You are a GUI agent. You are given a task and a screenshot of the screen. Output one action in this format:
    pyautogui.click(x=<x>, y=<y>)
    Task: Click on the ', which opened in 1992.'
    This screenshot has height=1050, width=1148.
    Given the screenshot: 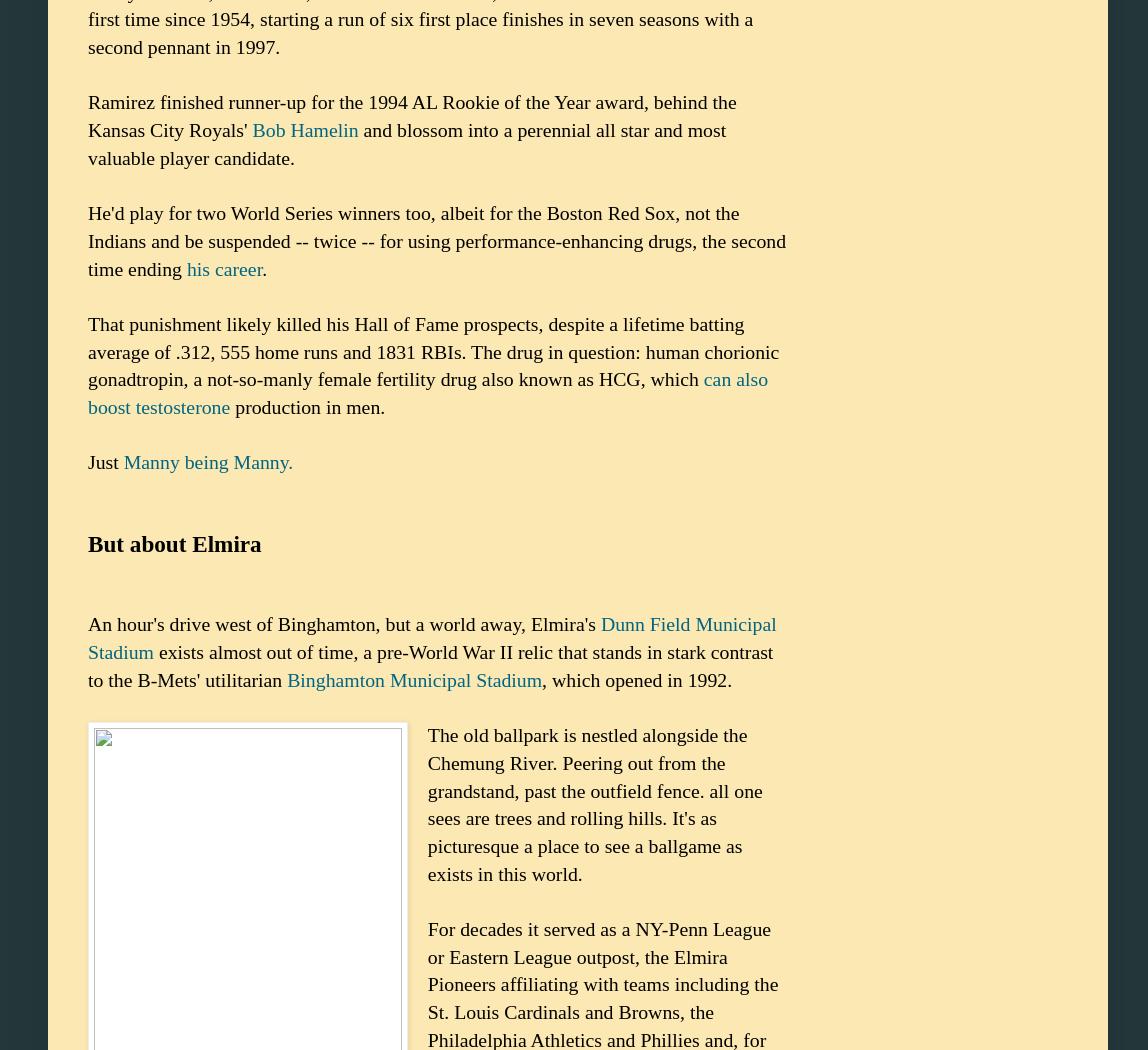 What is the action you would take?
    pyautogui.click(x=637, y=679)
    